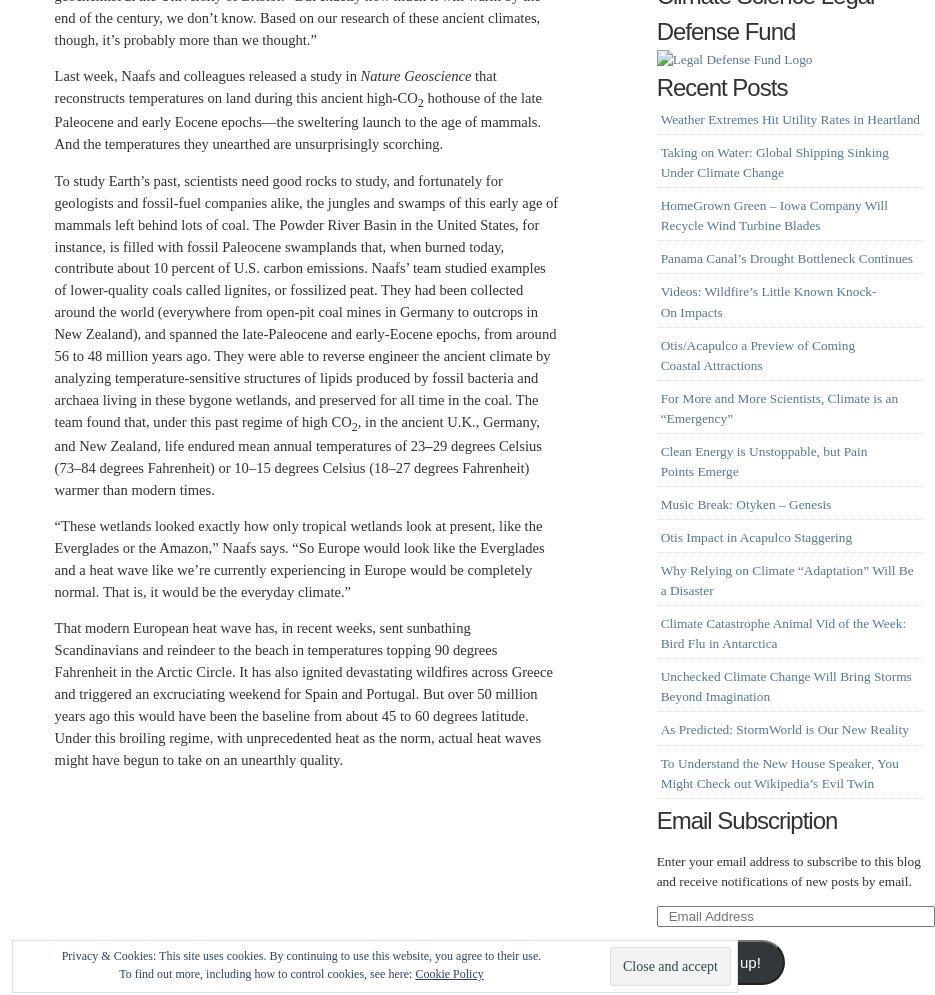 This screenshot has width=935, height=995. Describe the element at coordinates (784, 685) in the screenshot. I see `'Unchecked Climate Change Will Bring Storms Beyond Imagination'` at that location.